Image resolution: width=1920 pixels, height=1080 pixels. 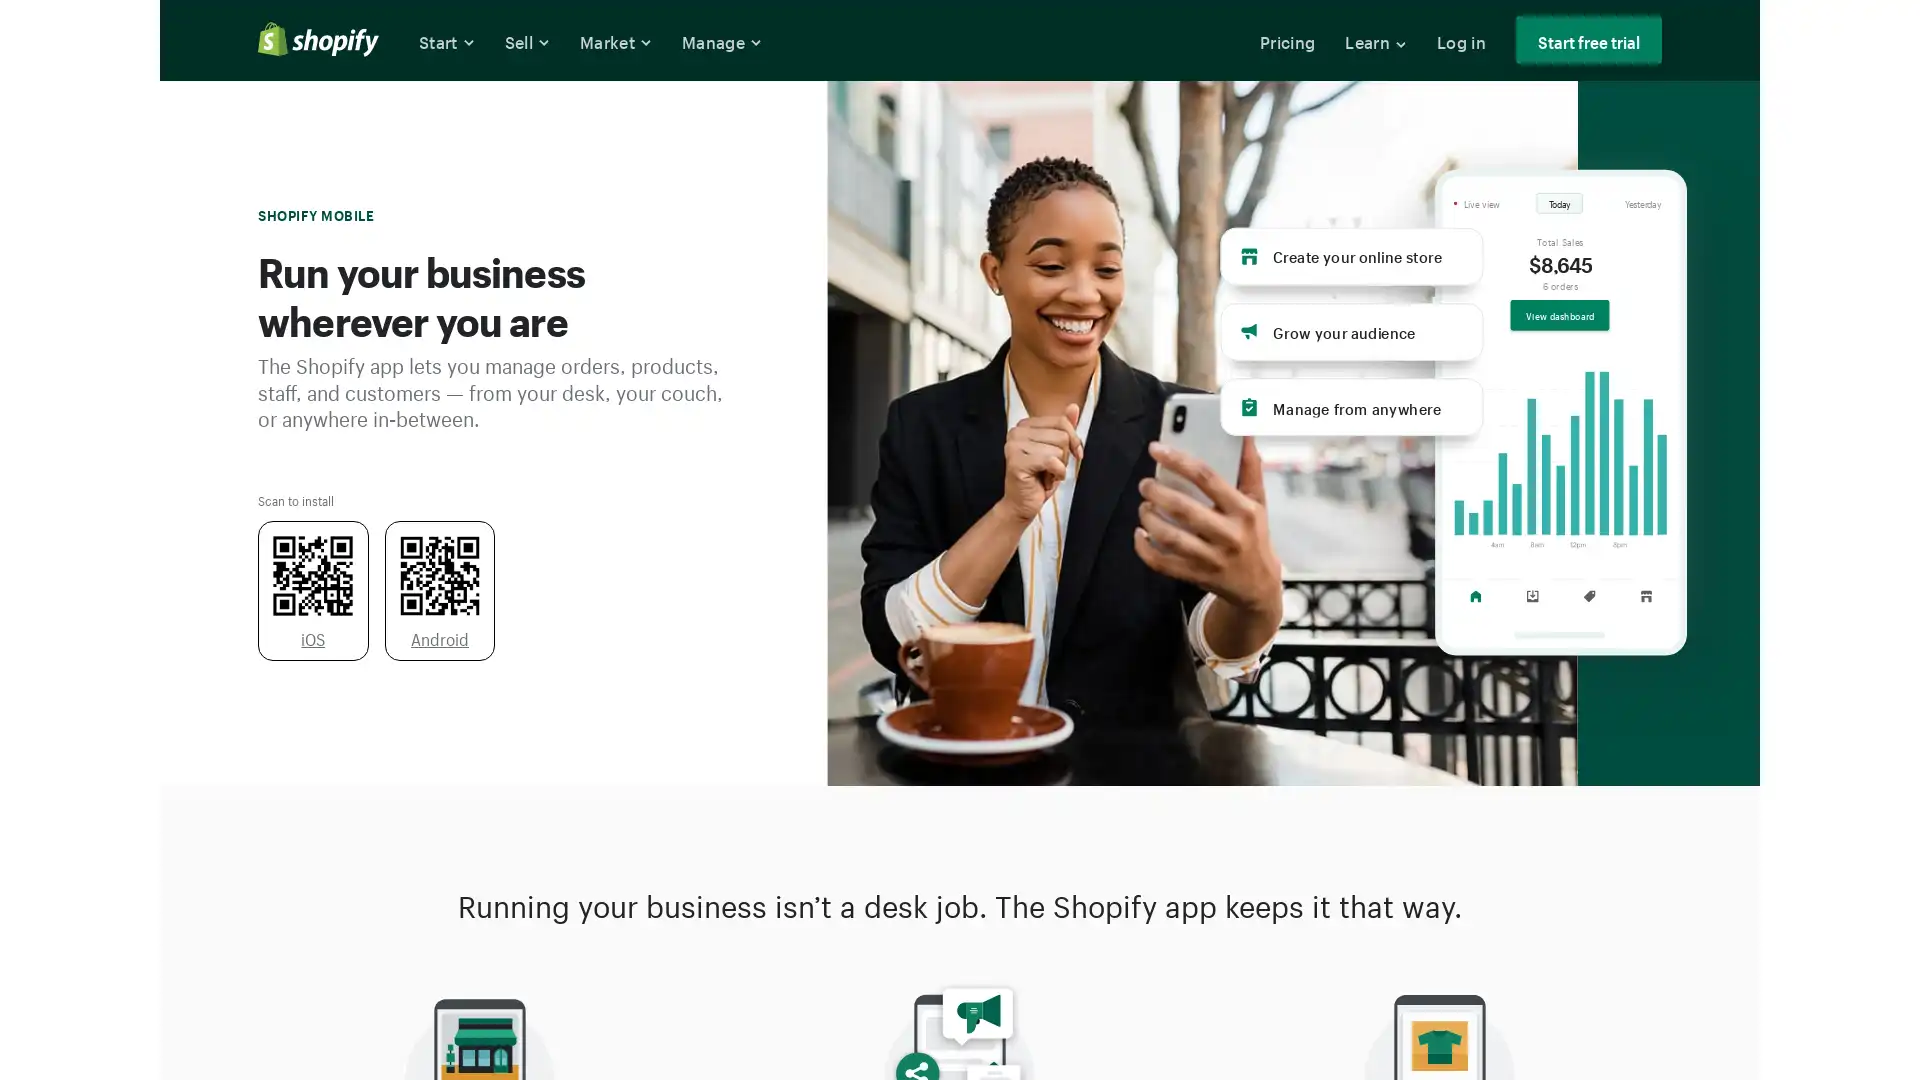 I want to click on Start free trial, so click(x=1587, y=39).